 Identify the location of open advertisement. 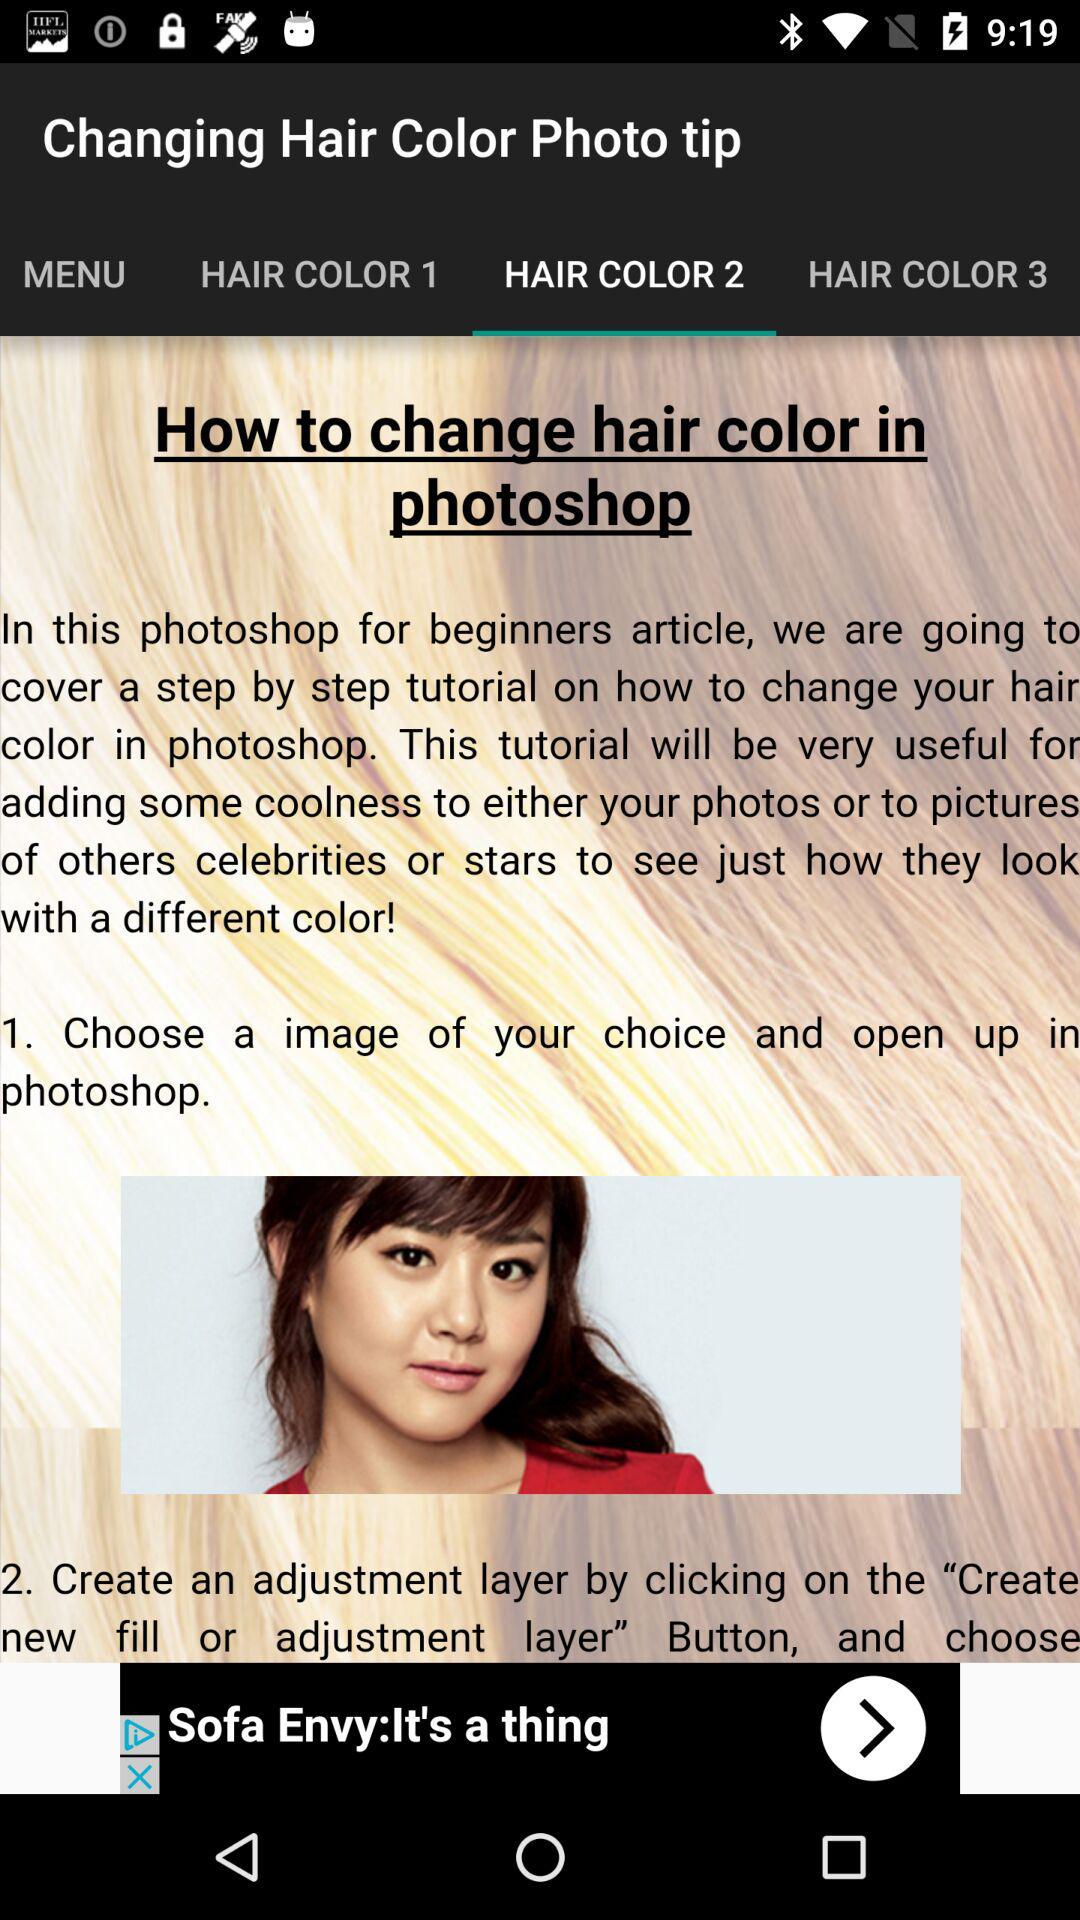
(540, 1727).